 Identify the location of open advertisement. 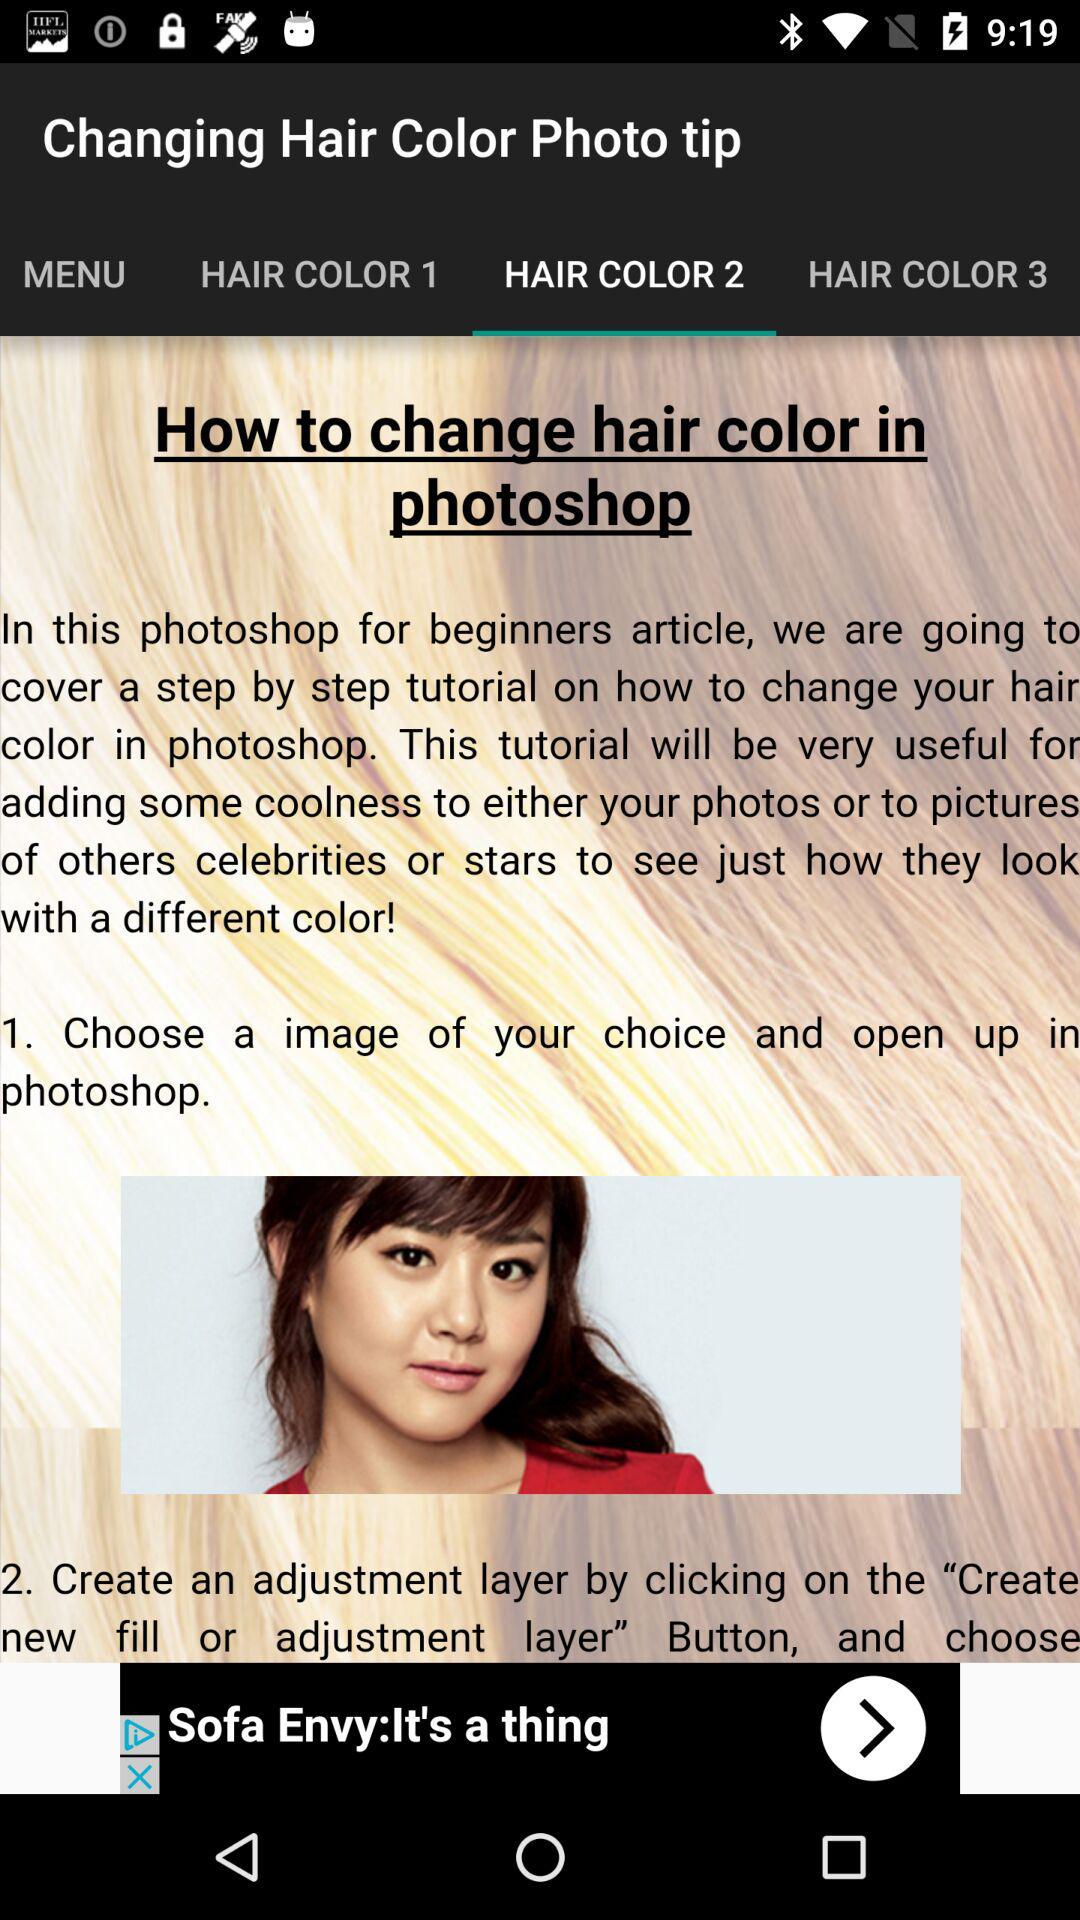
(540, 1727).